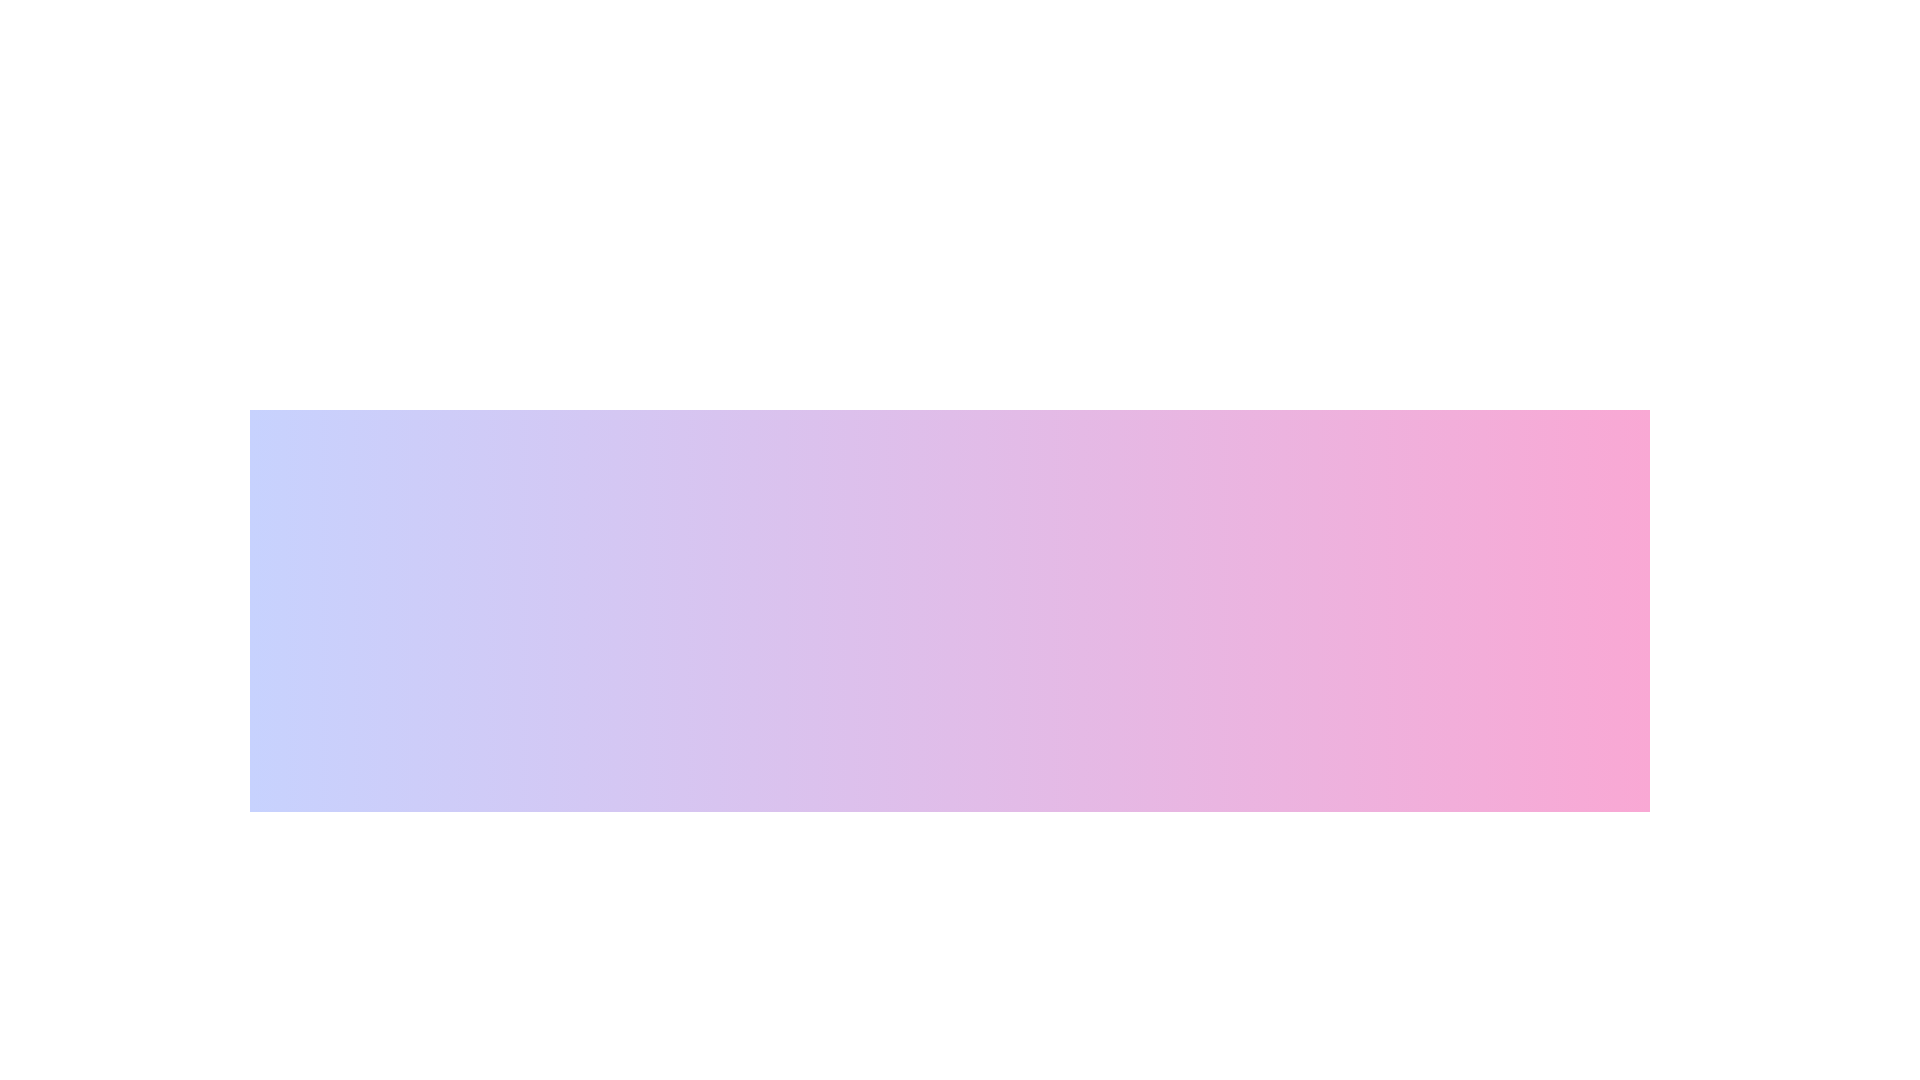 This screenshot has height=1080, width=1920. Describe the element at coordinates (877, 853) in the screenshot. I see `the 'Audio Mixer' title and icon` at that location.